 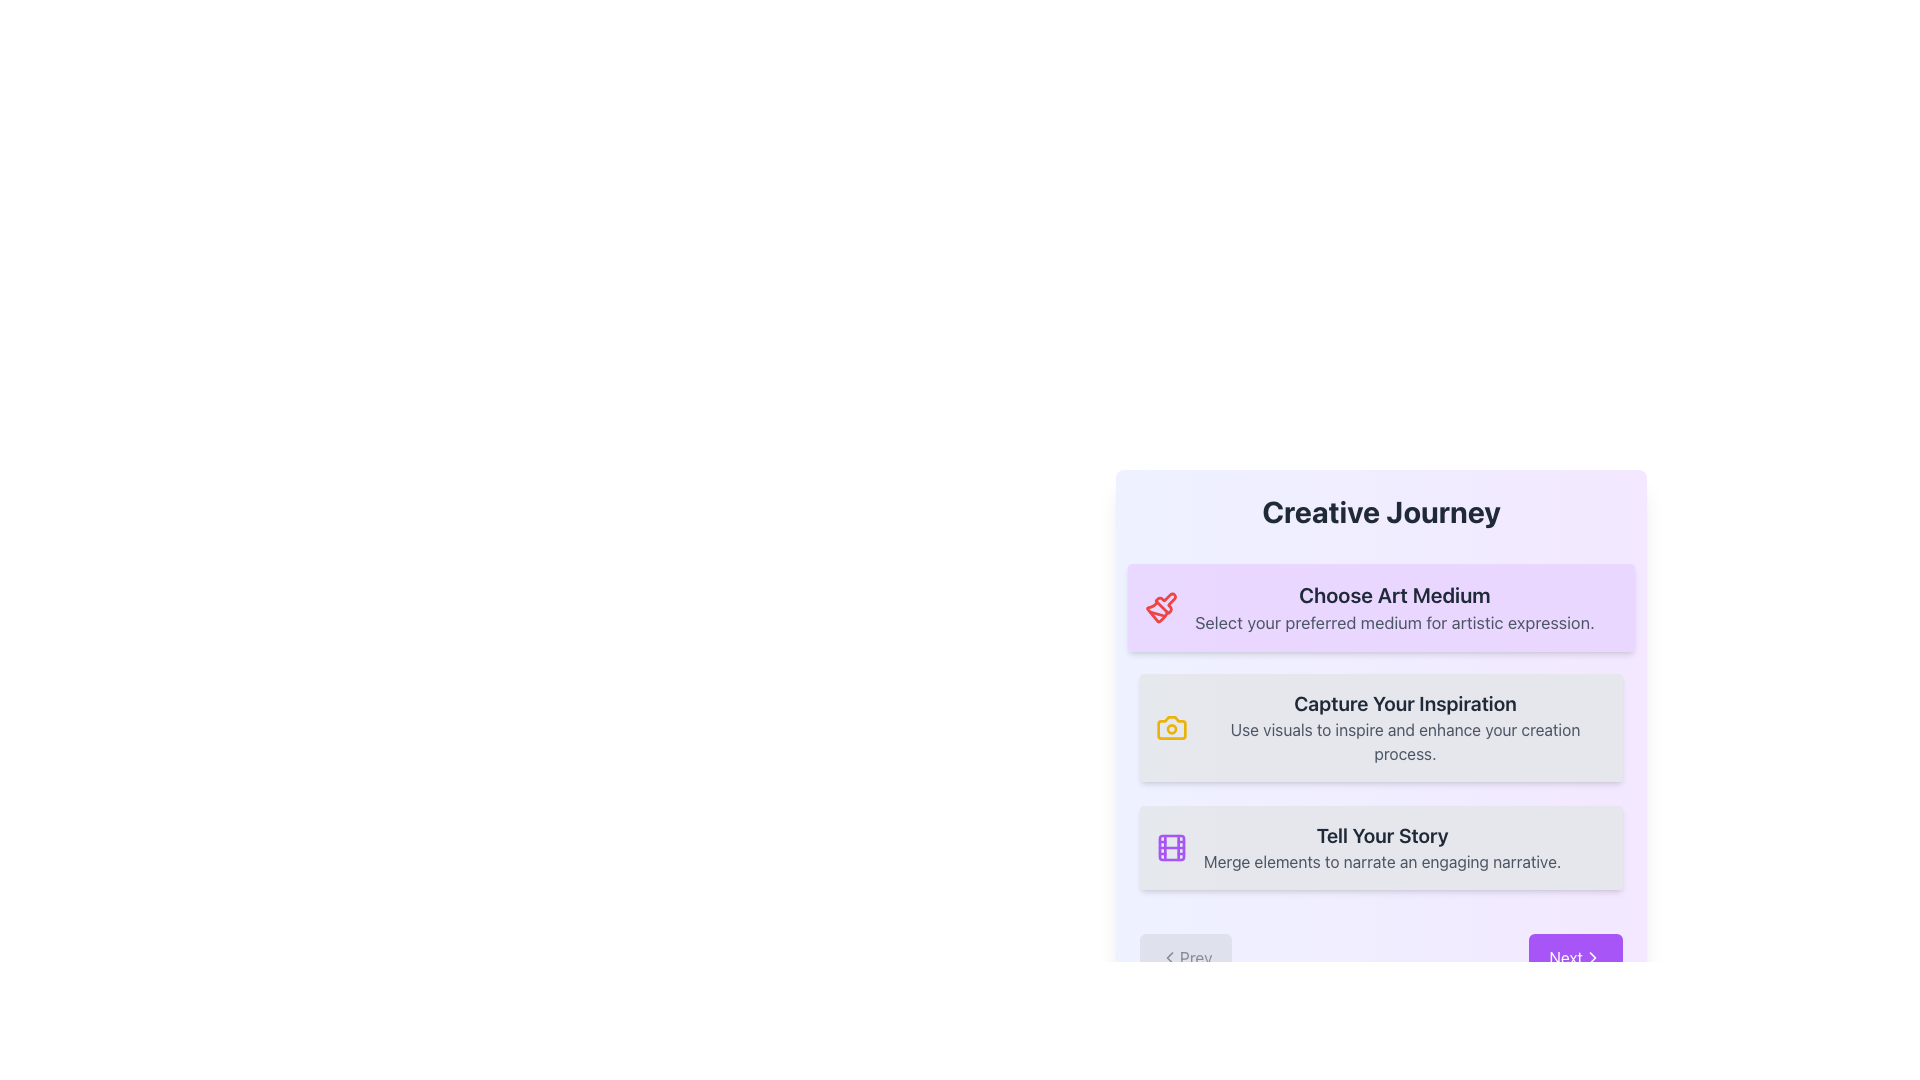 What do you see at coordinates (1170, 956) in the screenshot?
I see `the chevron icon located in the control bar at the bottom left of the interface` at bounding box center [1170, 956].